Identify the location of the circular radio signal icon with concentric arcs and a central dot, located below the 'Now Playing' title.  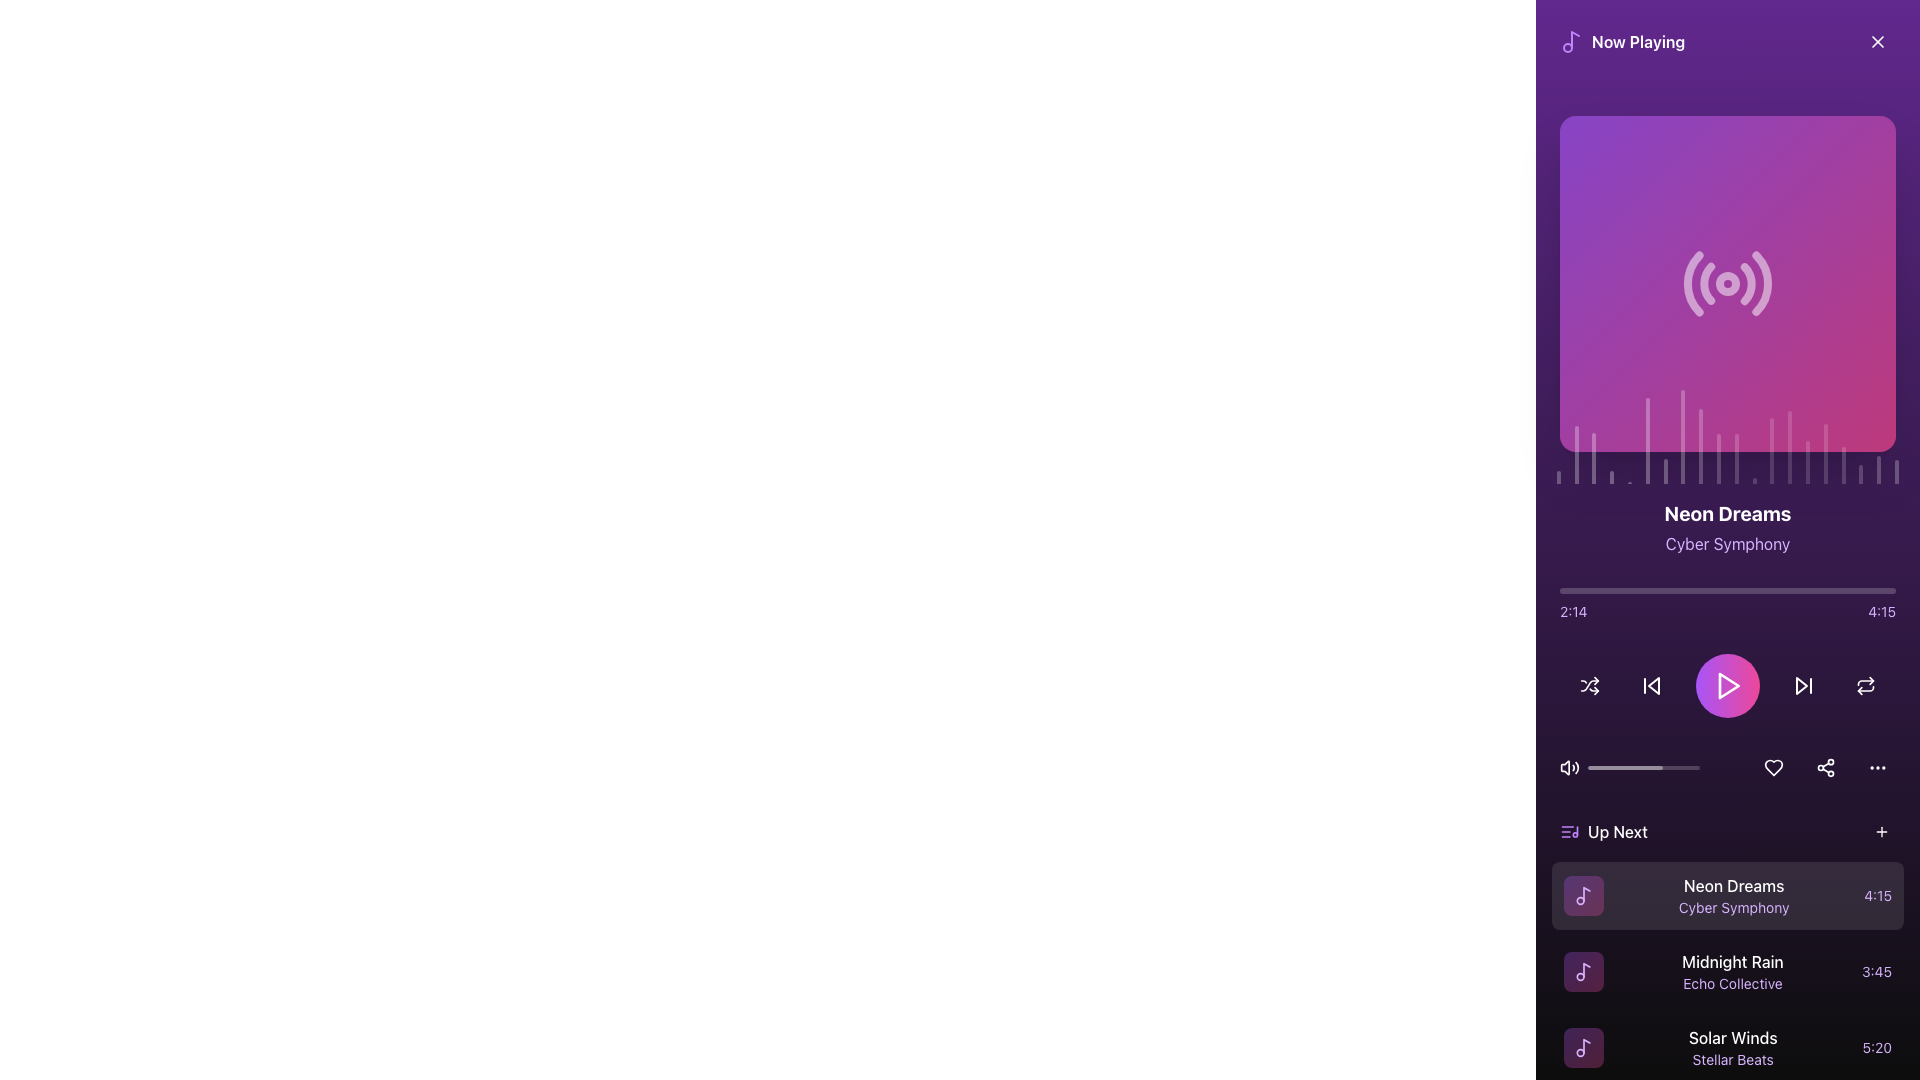
(1727, 284).